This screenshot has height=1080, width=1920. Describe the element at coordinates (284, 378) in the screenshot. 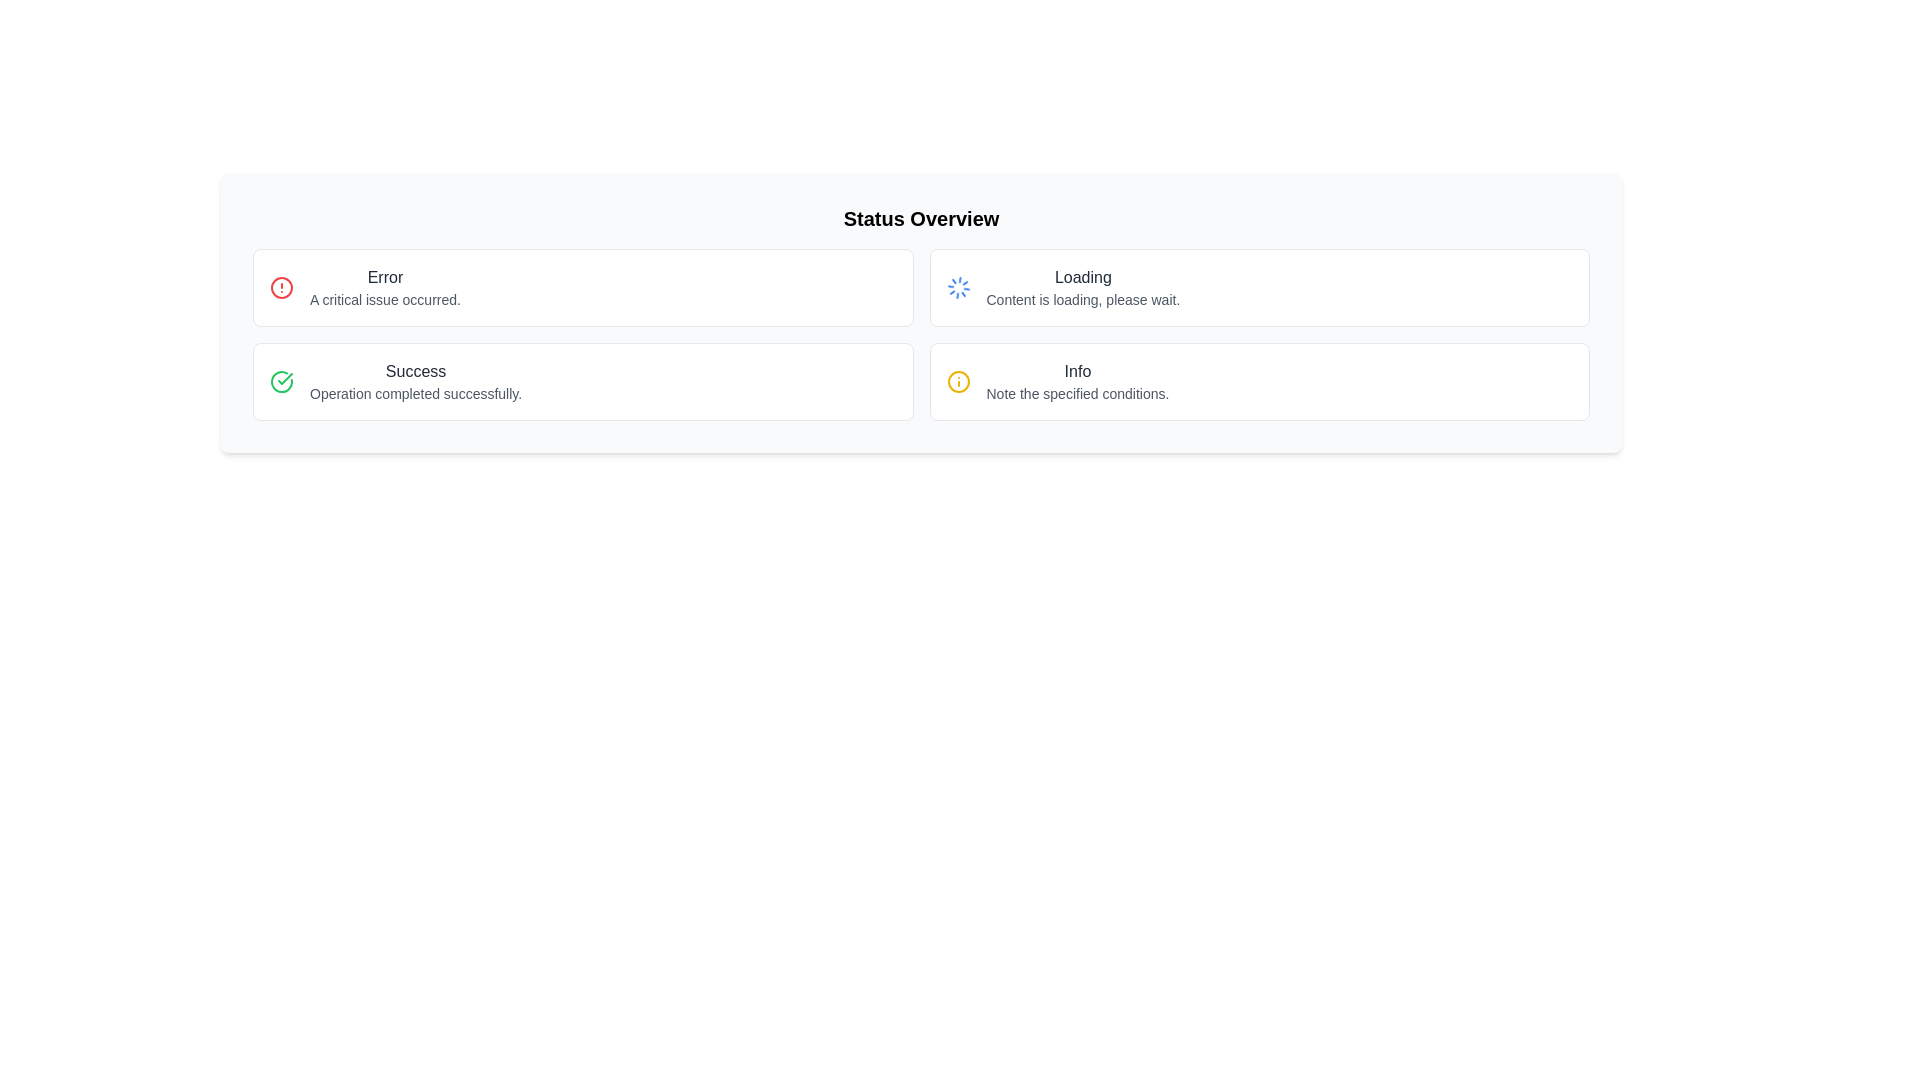

I see `the green checkmark icon within a circular border that indicates a successful operation, positioned centrally below the 'Error' indicator` at that location.